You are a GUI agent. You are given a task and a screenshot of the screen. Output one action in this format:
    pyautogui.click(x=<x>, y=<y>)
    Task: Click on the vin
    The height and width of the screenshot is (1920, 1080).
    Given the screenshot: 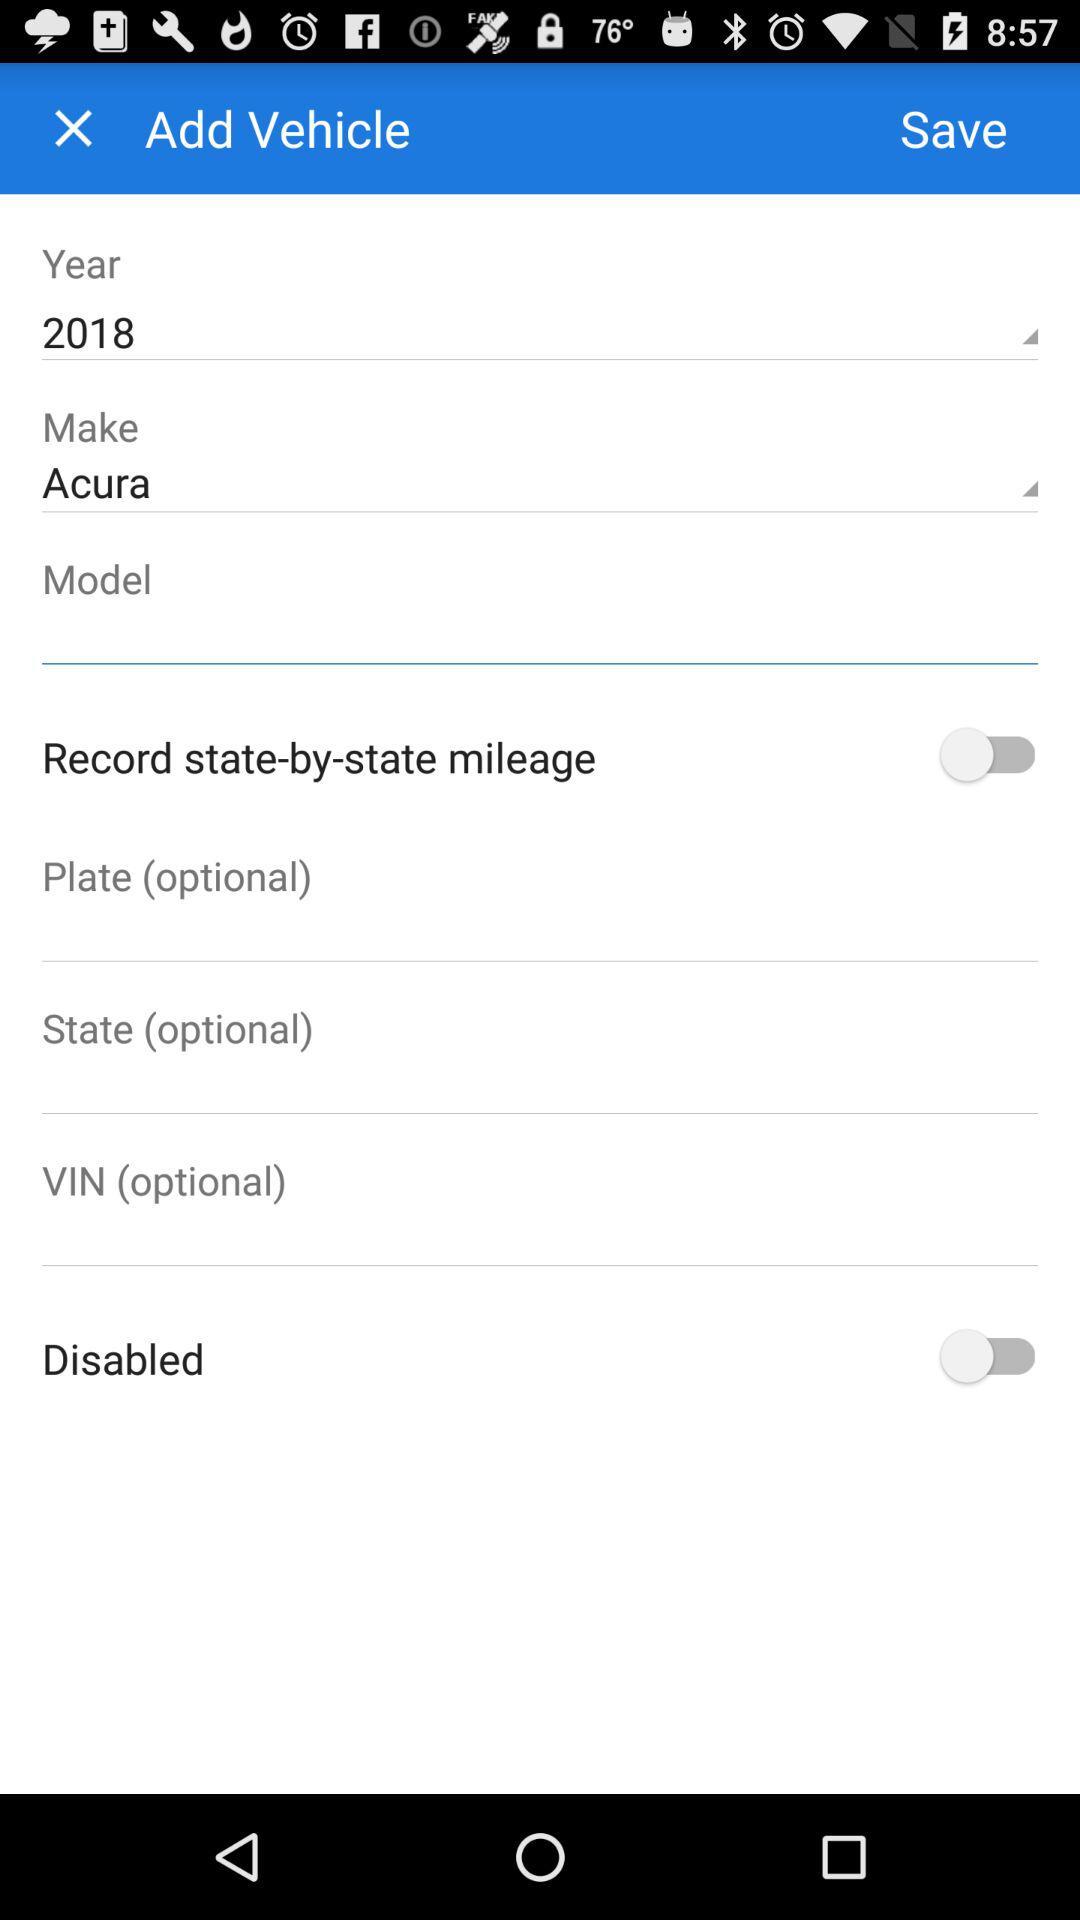 What is the action you would take?
    pyautogui.click(x=540, y=1235)
    